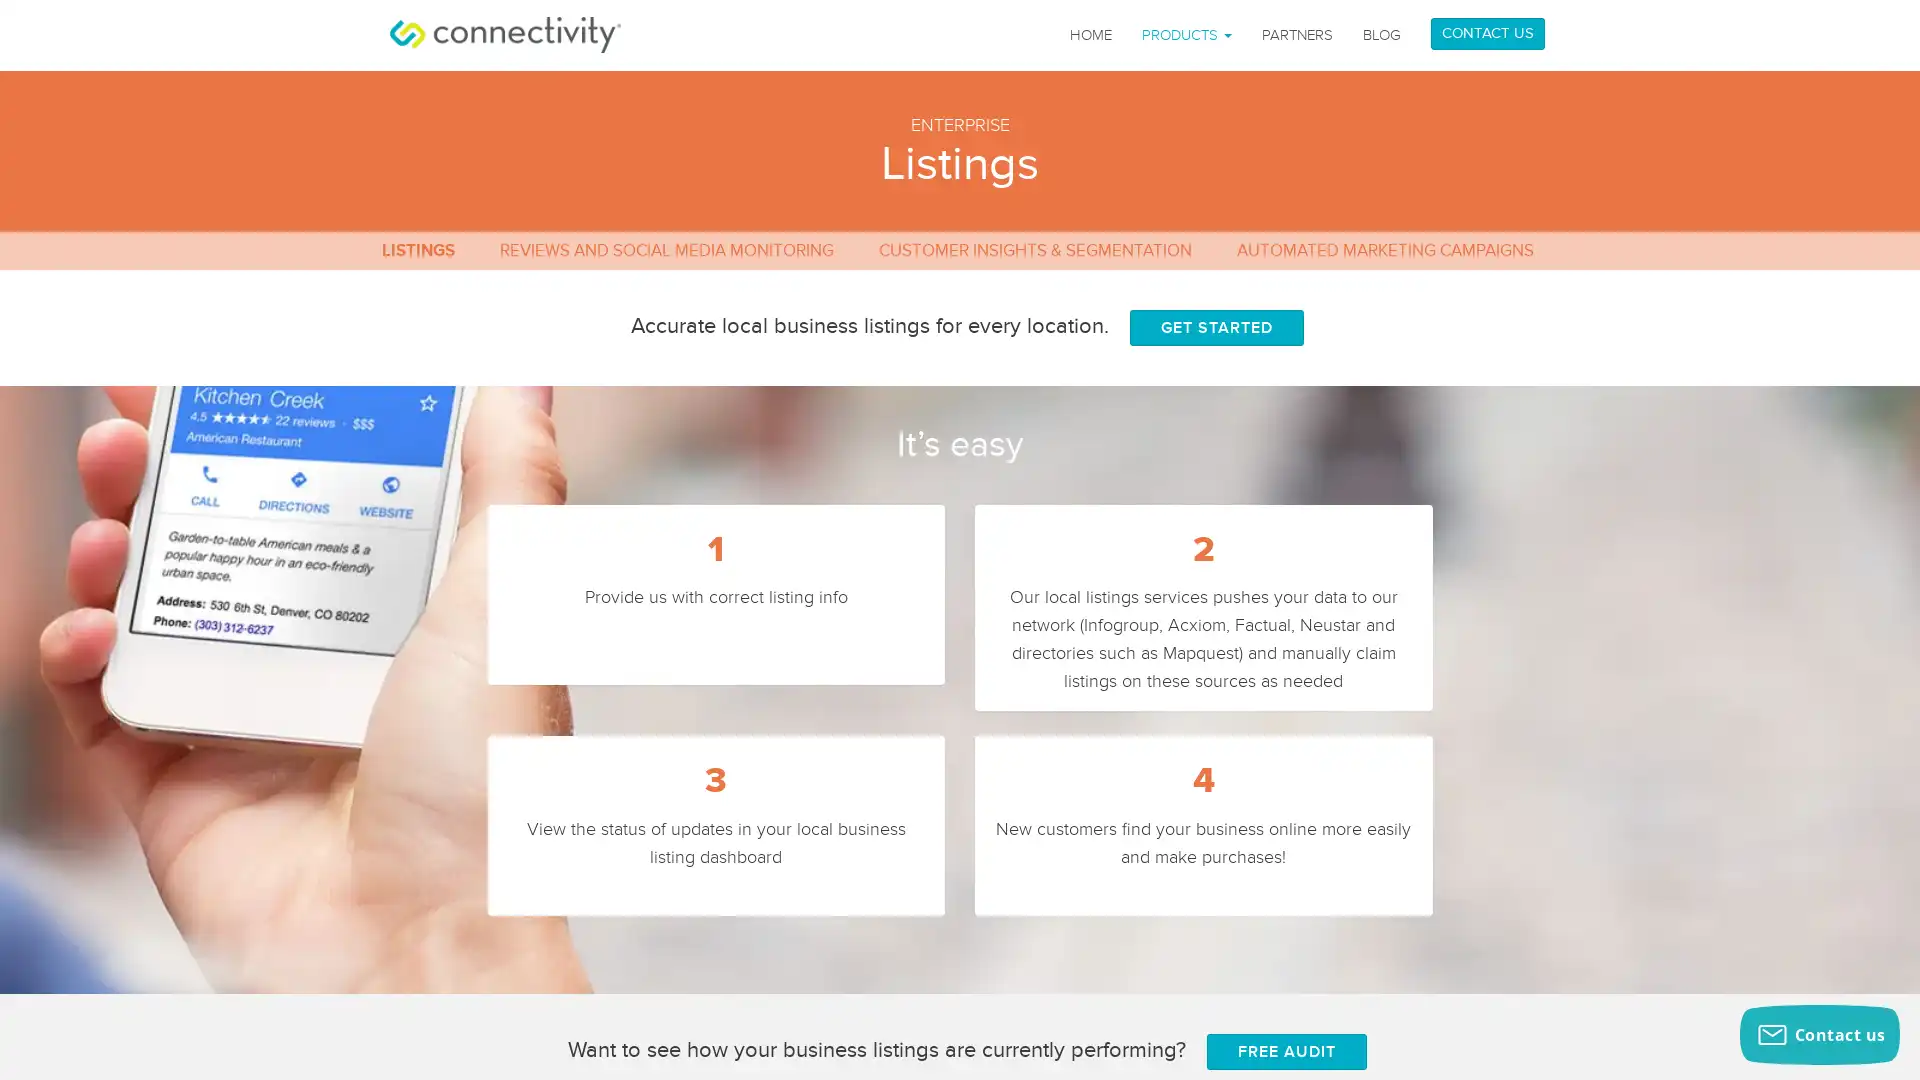 The image size is (1920, 1080). Describe the element at coordinates (1819, 1034) in the screenshot. I see `Contact us` at that location.